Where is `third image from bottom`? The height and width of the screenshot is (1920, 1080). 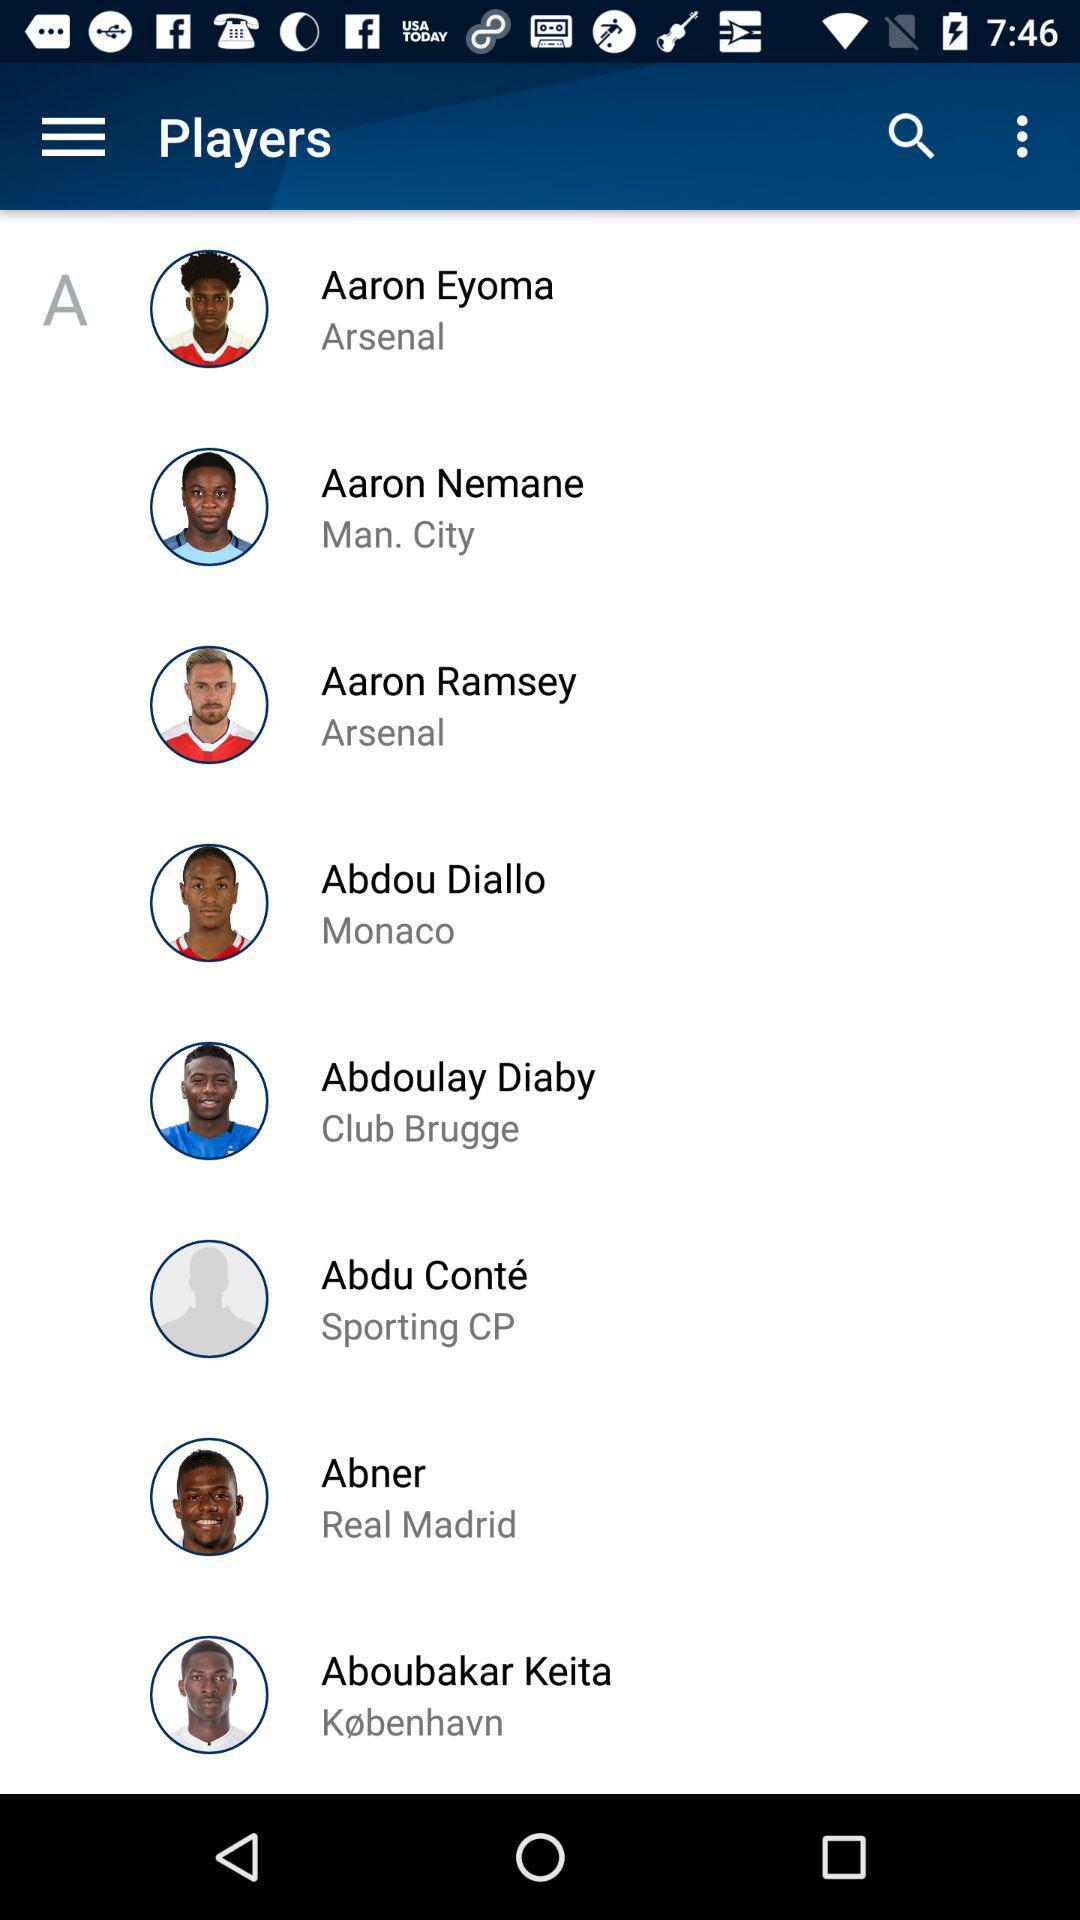 third image from bottom is located at coordinates (209, 1299).